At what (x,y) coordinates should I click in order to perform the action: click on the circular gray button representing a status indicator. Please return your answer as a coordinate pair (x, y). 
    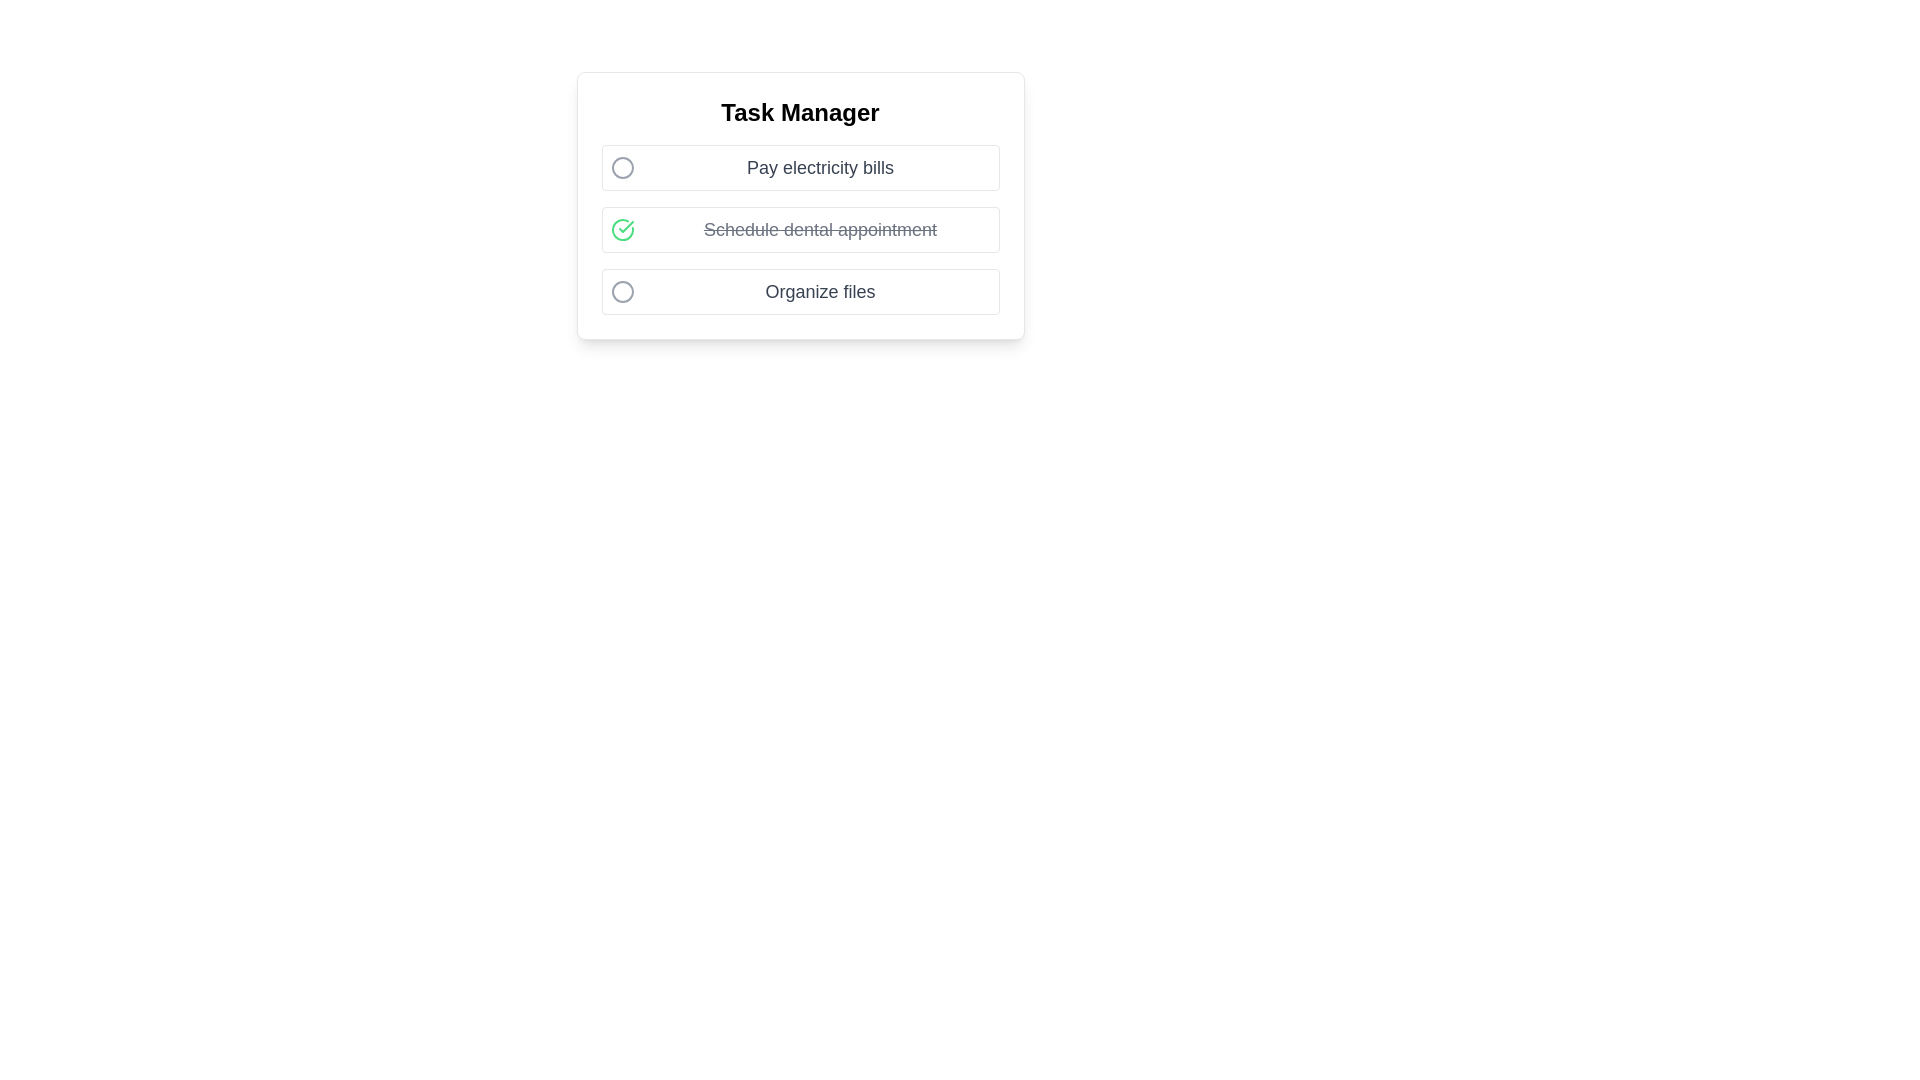
    Looking at the image, I should click on (621, 167).